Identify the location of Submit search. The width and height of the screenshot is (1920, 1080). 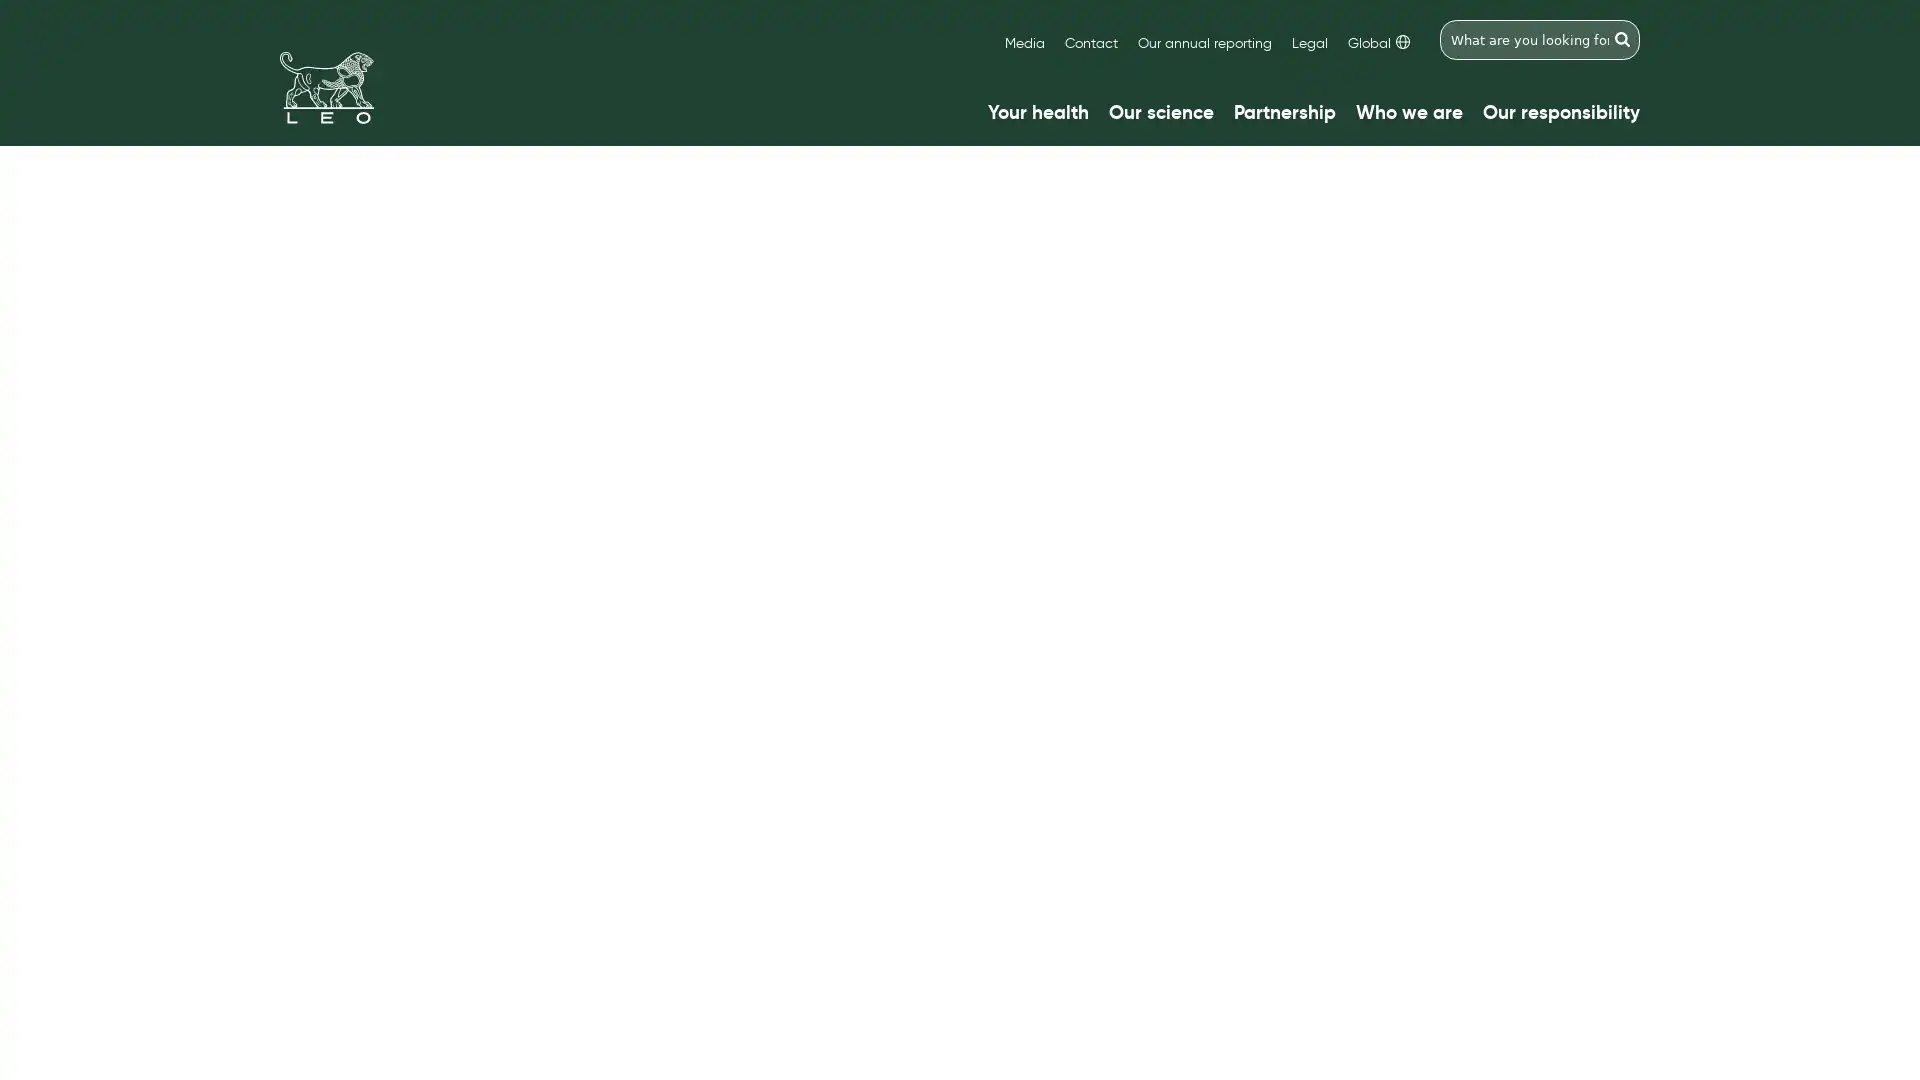
(1622, 39).